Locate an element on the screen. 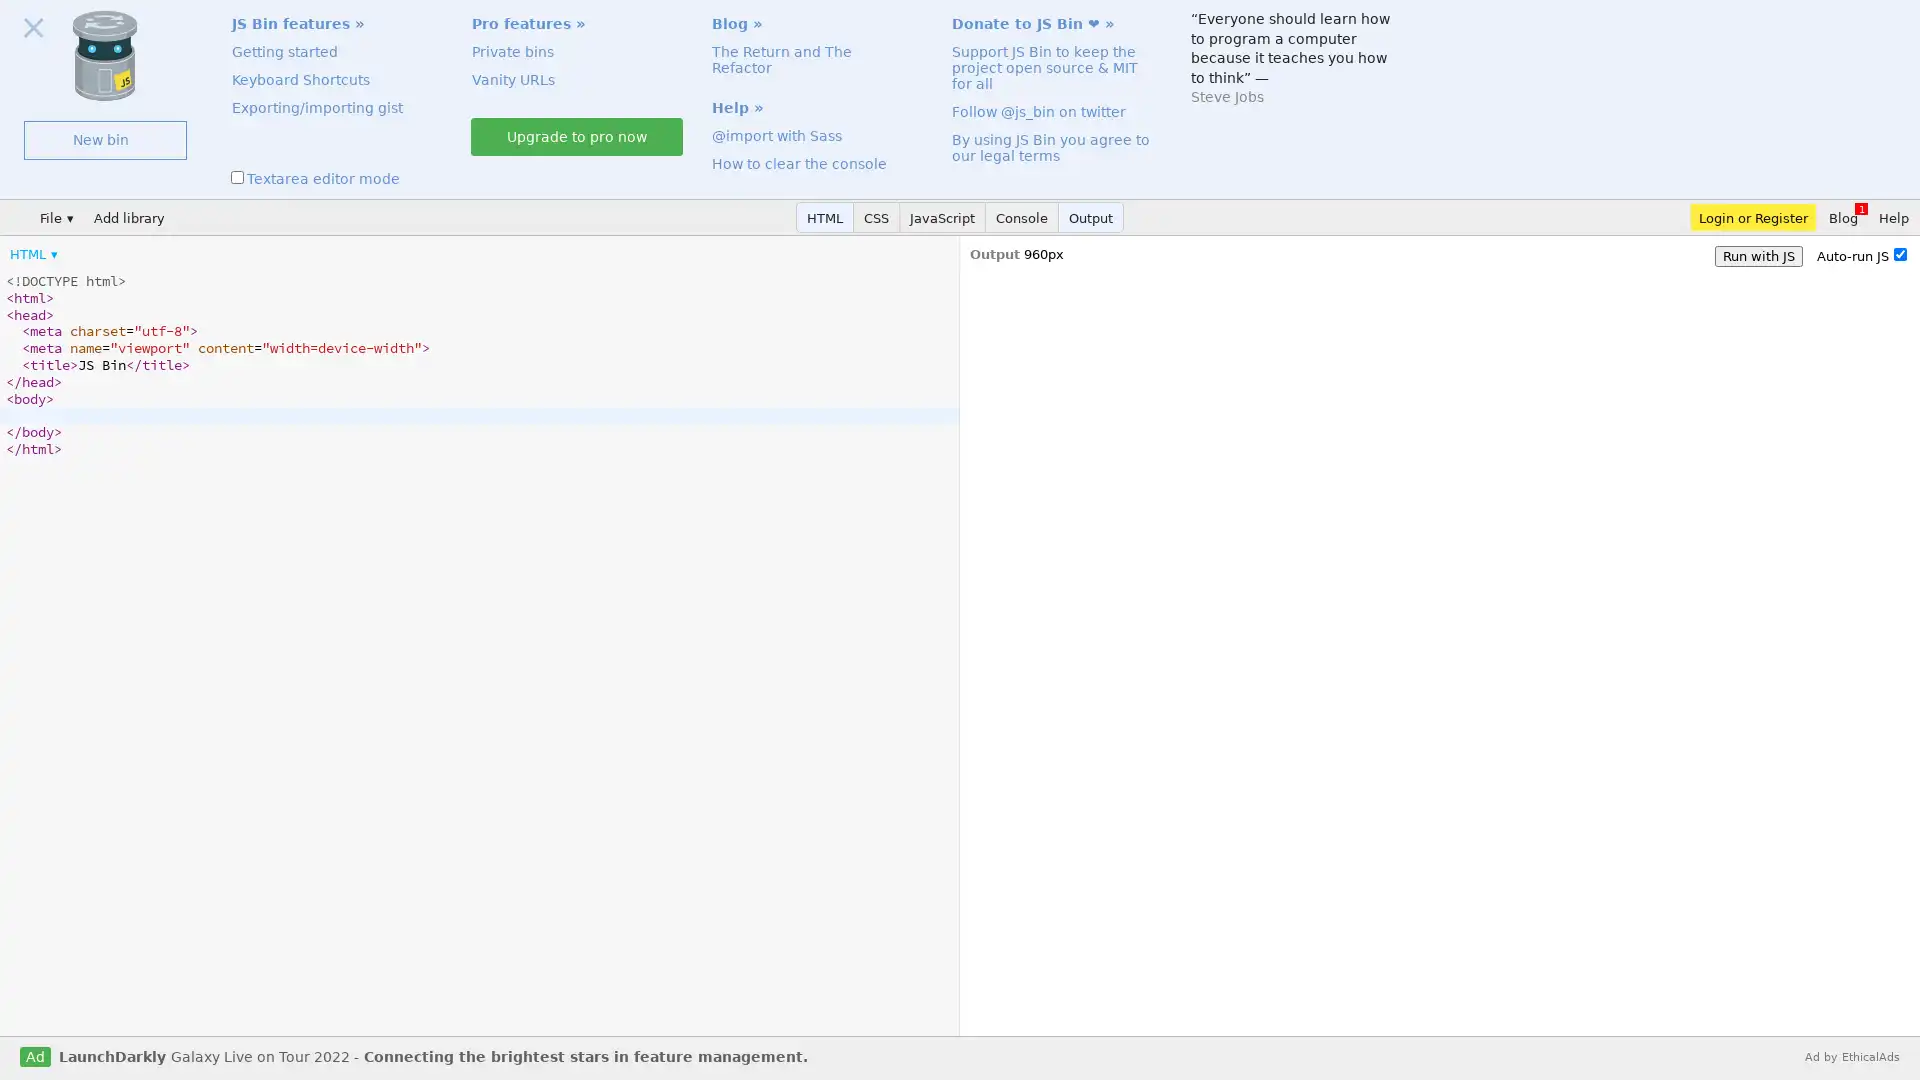 The image size is (1920, 1080). Run with JS is located at coordinates (1757, 255).